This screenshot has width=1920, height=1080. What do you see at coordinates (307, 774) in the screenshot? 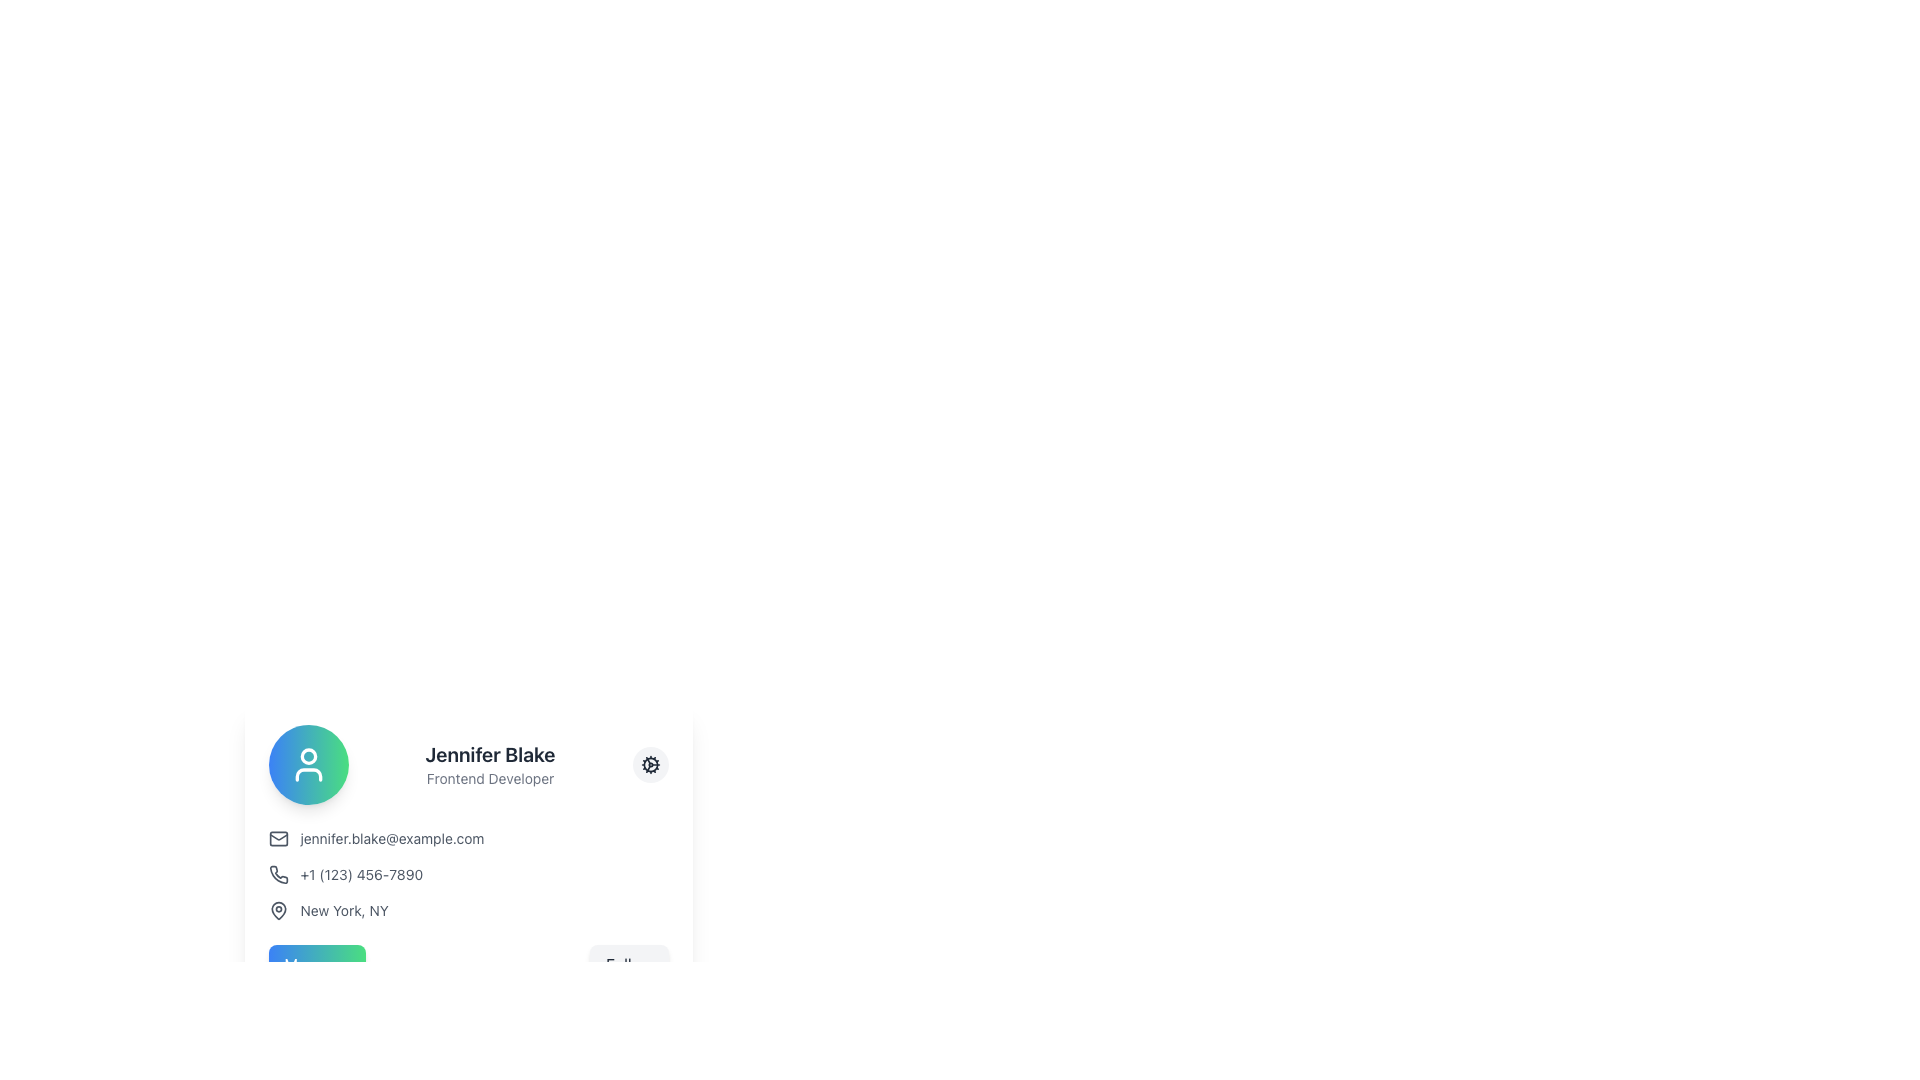
I see `the gray curved line forming the bottom part of the user icon representing shoulders, located within the circular area of the profile picture` at bounding box center [307, 774].